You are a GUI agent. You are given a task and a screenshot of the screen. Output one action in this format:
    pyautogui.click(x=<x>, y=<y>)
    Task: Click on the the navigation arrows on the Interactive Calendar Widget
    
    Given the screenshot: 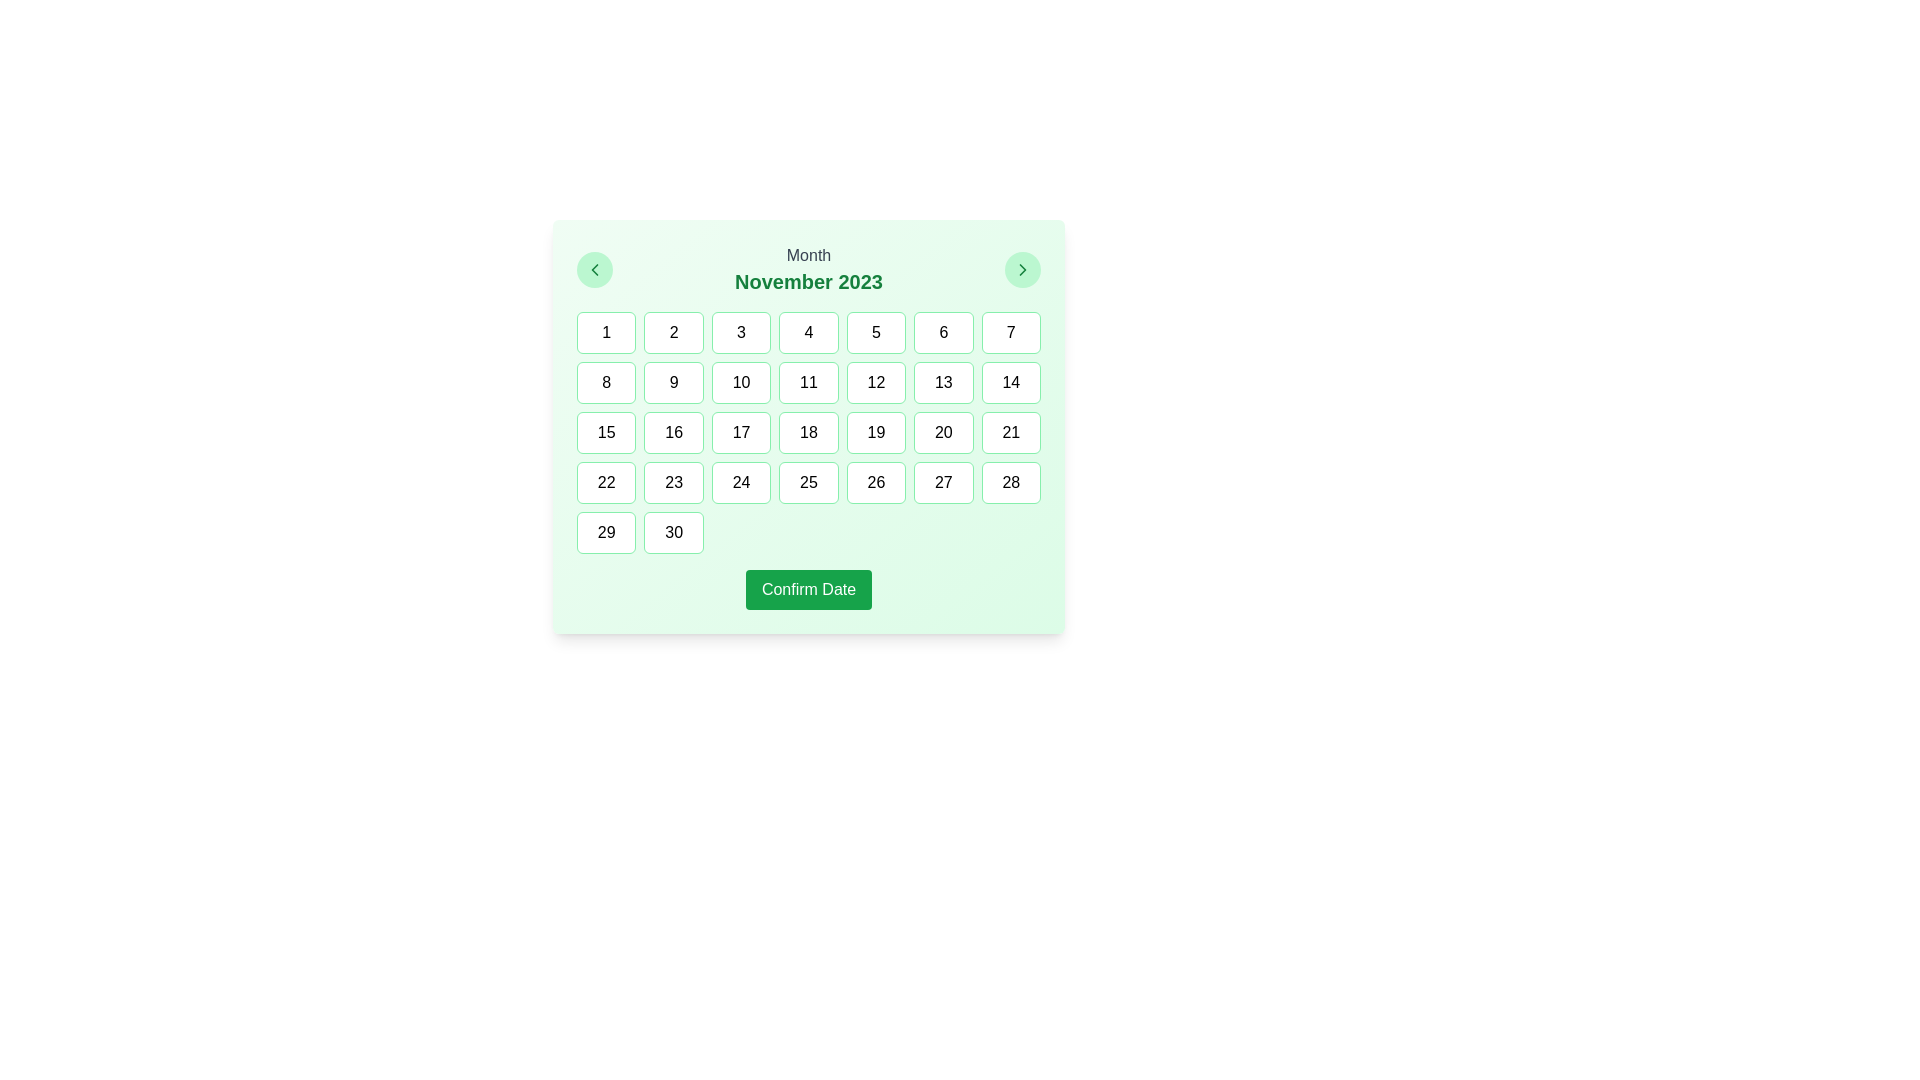 What is the action you would take?
    pyautogui.click(x=809, y=426)
    